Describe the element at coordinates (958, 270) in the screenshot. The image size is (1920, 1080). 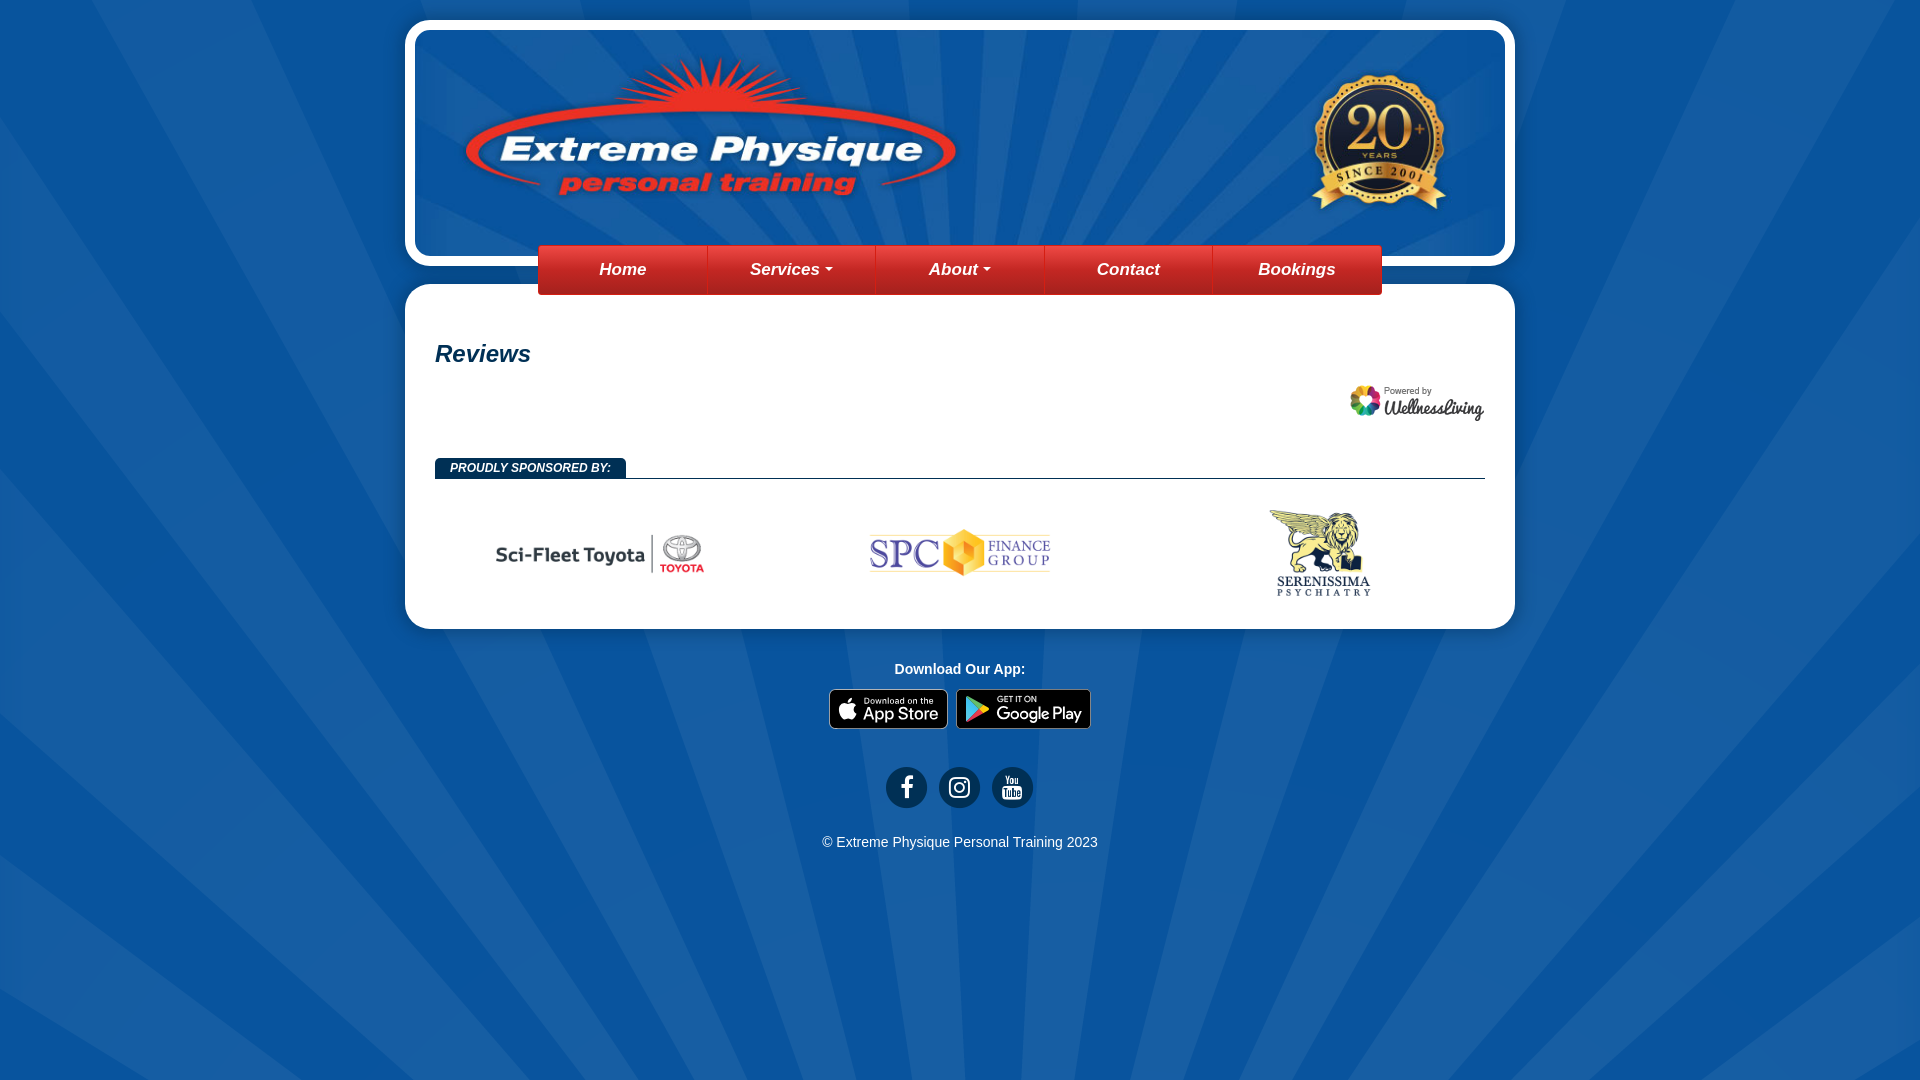
I see `'About'` at that location.